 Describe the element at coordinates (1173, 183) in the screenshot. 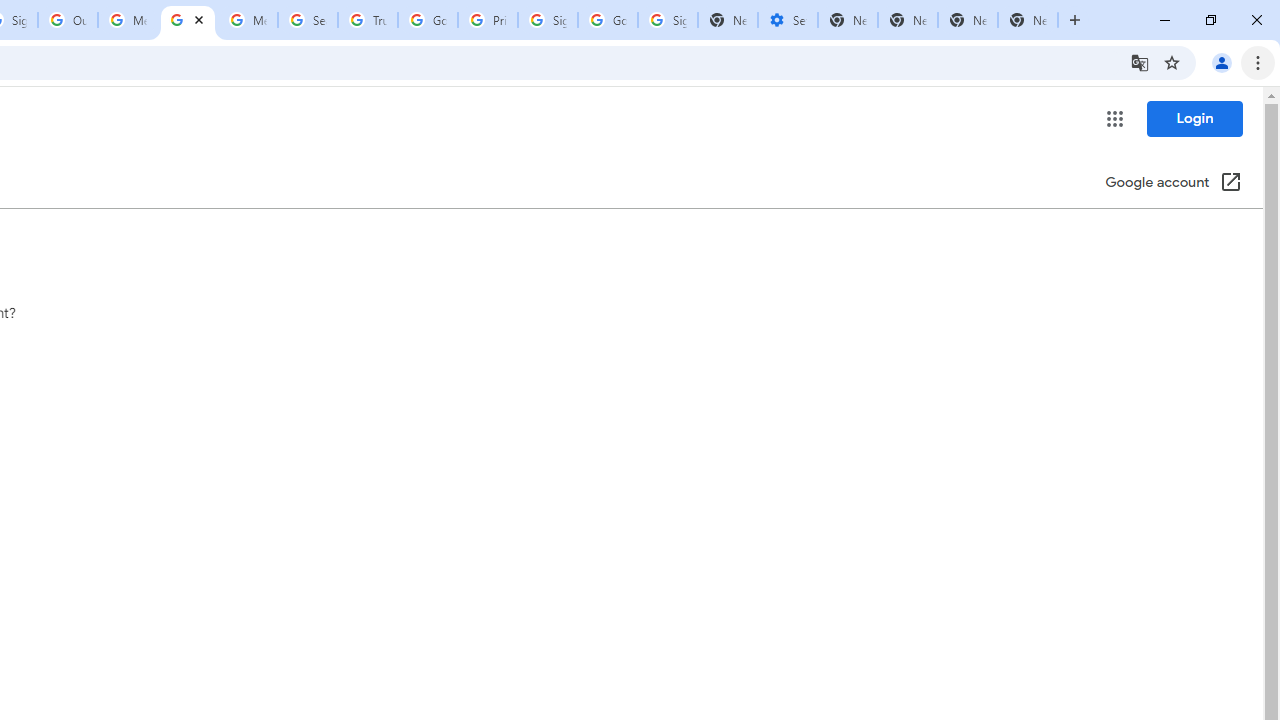

I see `'Google Account (Opens in new window)'` at that location.